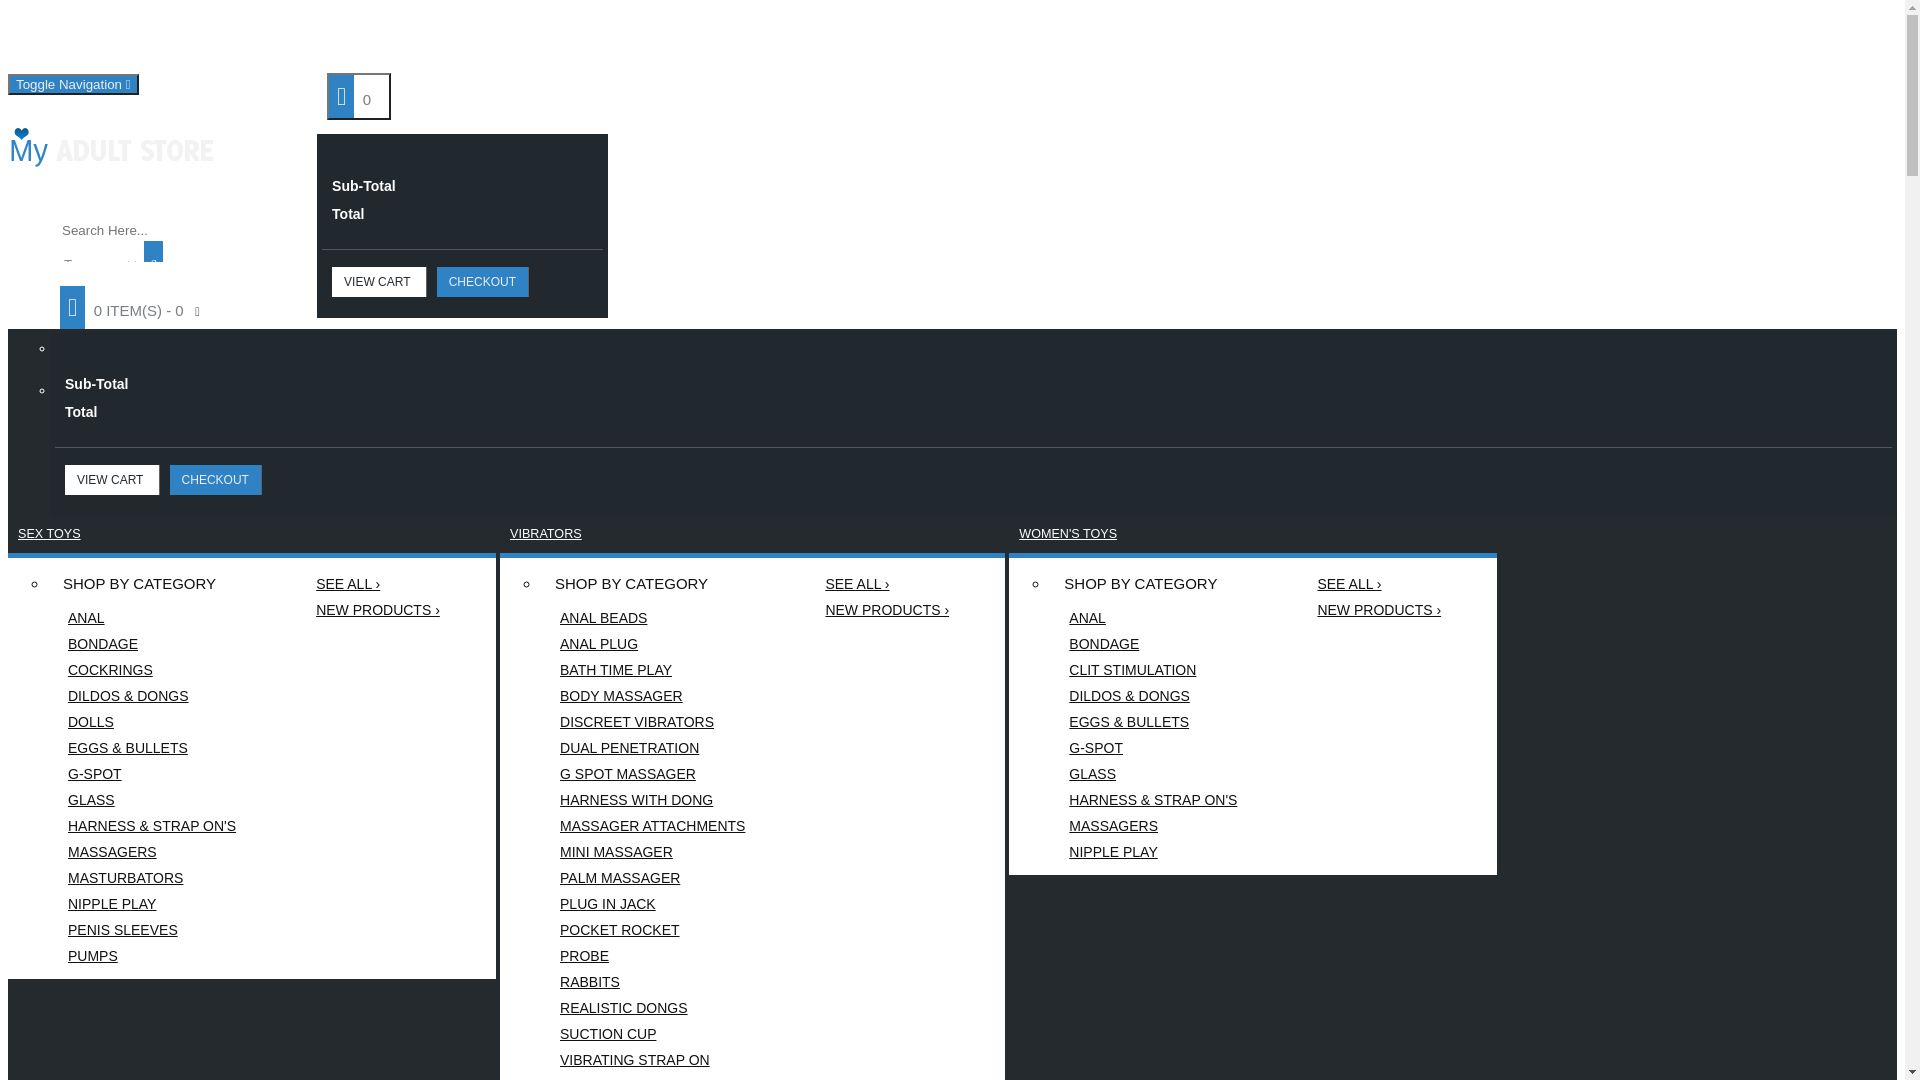  Describe the element at coordinates (1067, 532) in the screenshot. I see `'WOMEN'S TOYS'` at that location.